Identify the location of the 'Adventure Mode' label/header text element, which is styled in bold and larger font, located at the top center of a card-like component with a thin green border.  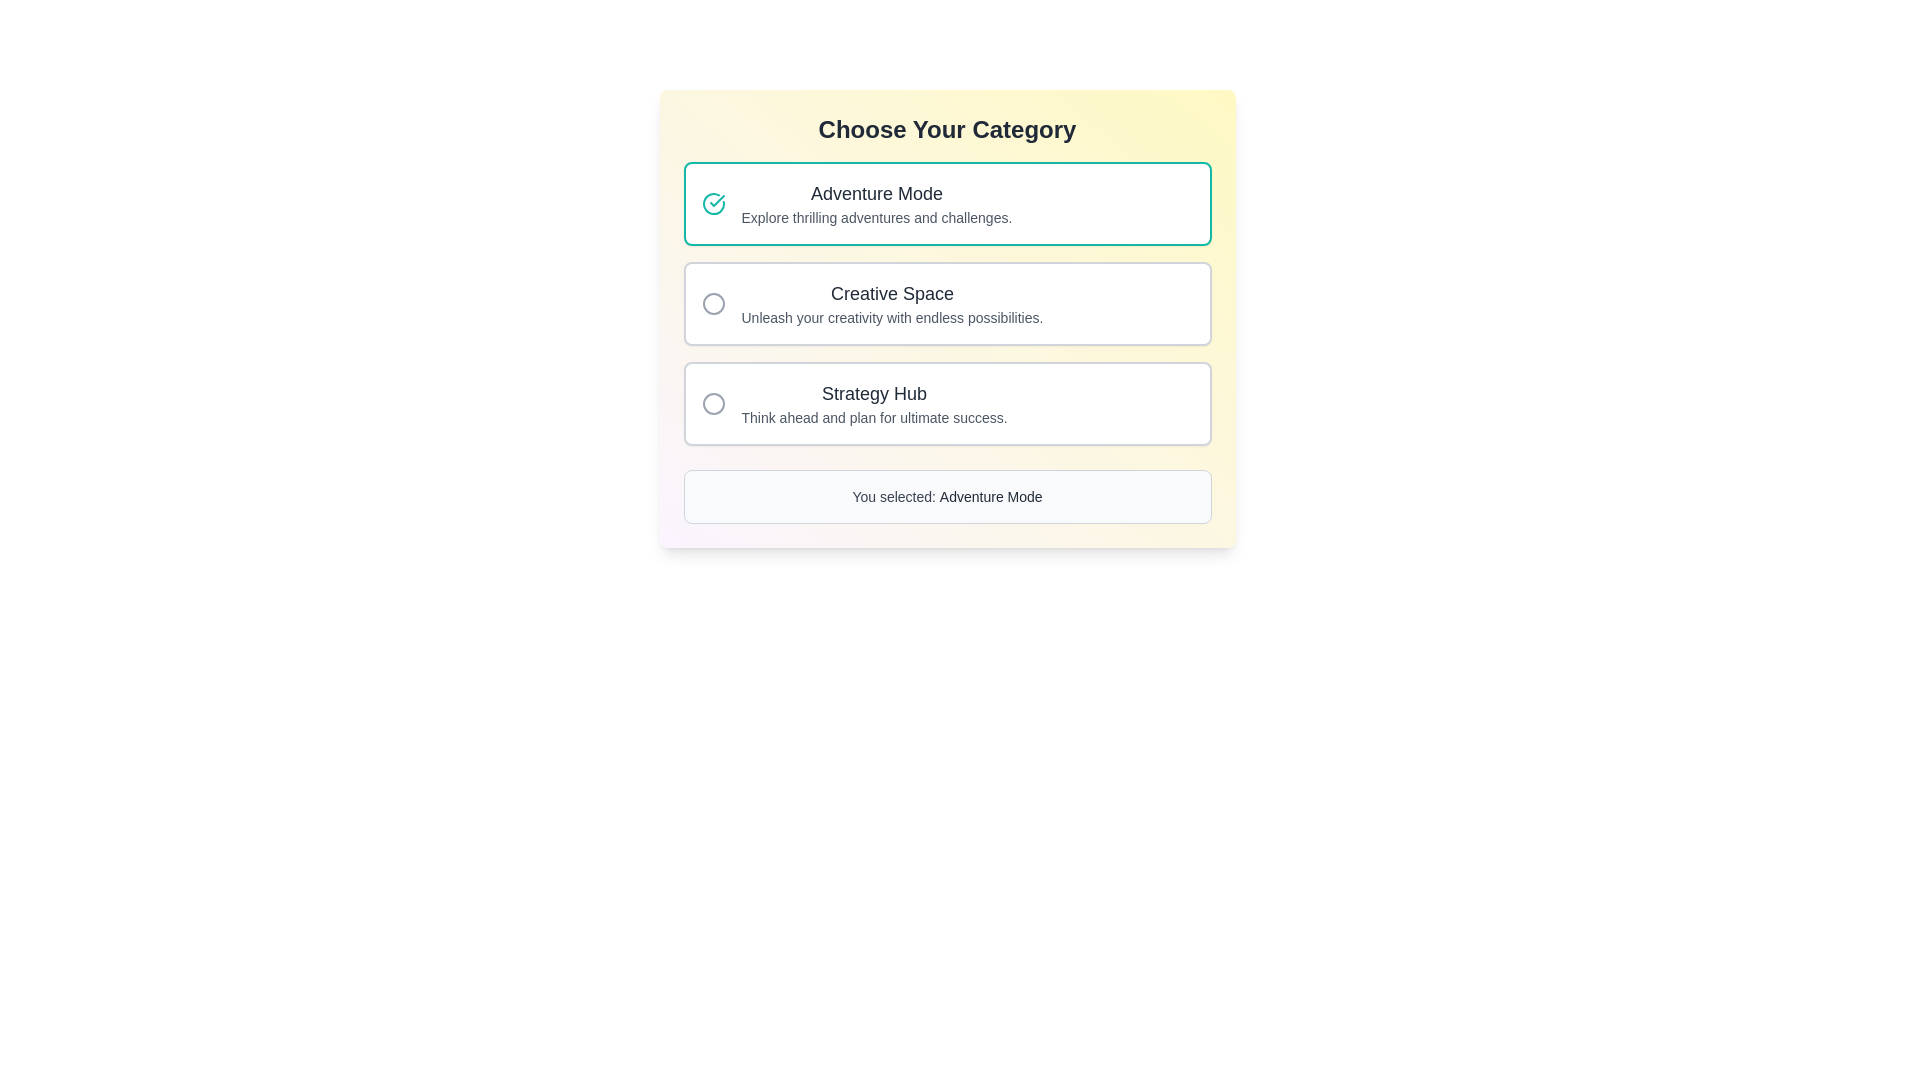
(876, 193).